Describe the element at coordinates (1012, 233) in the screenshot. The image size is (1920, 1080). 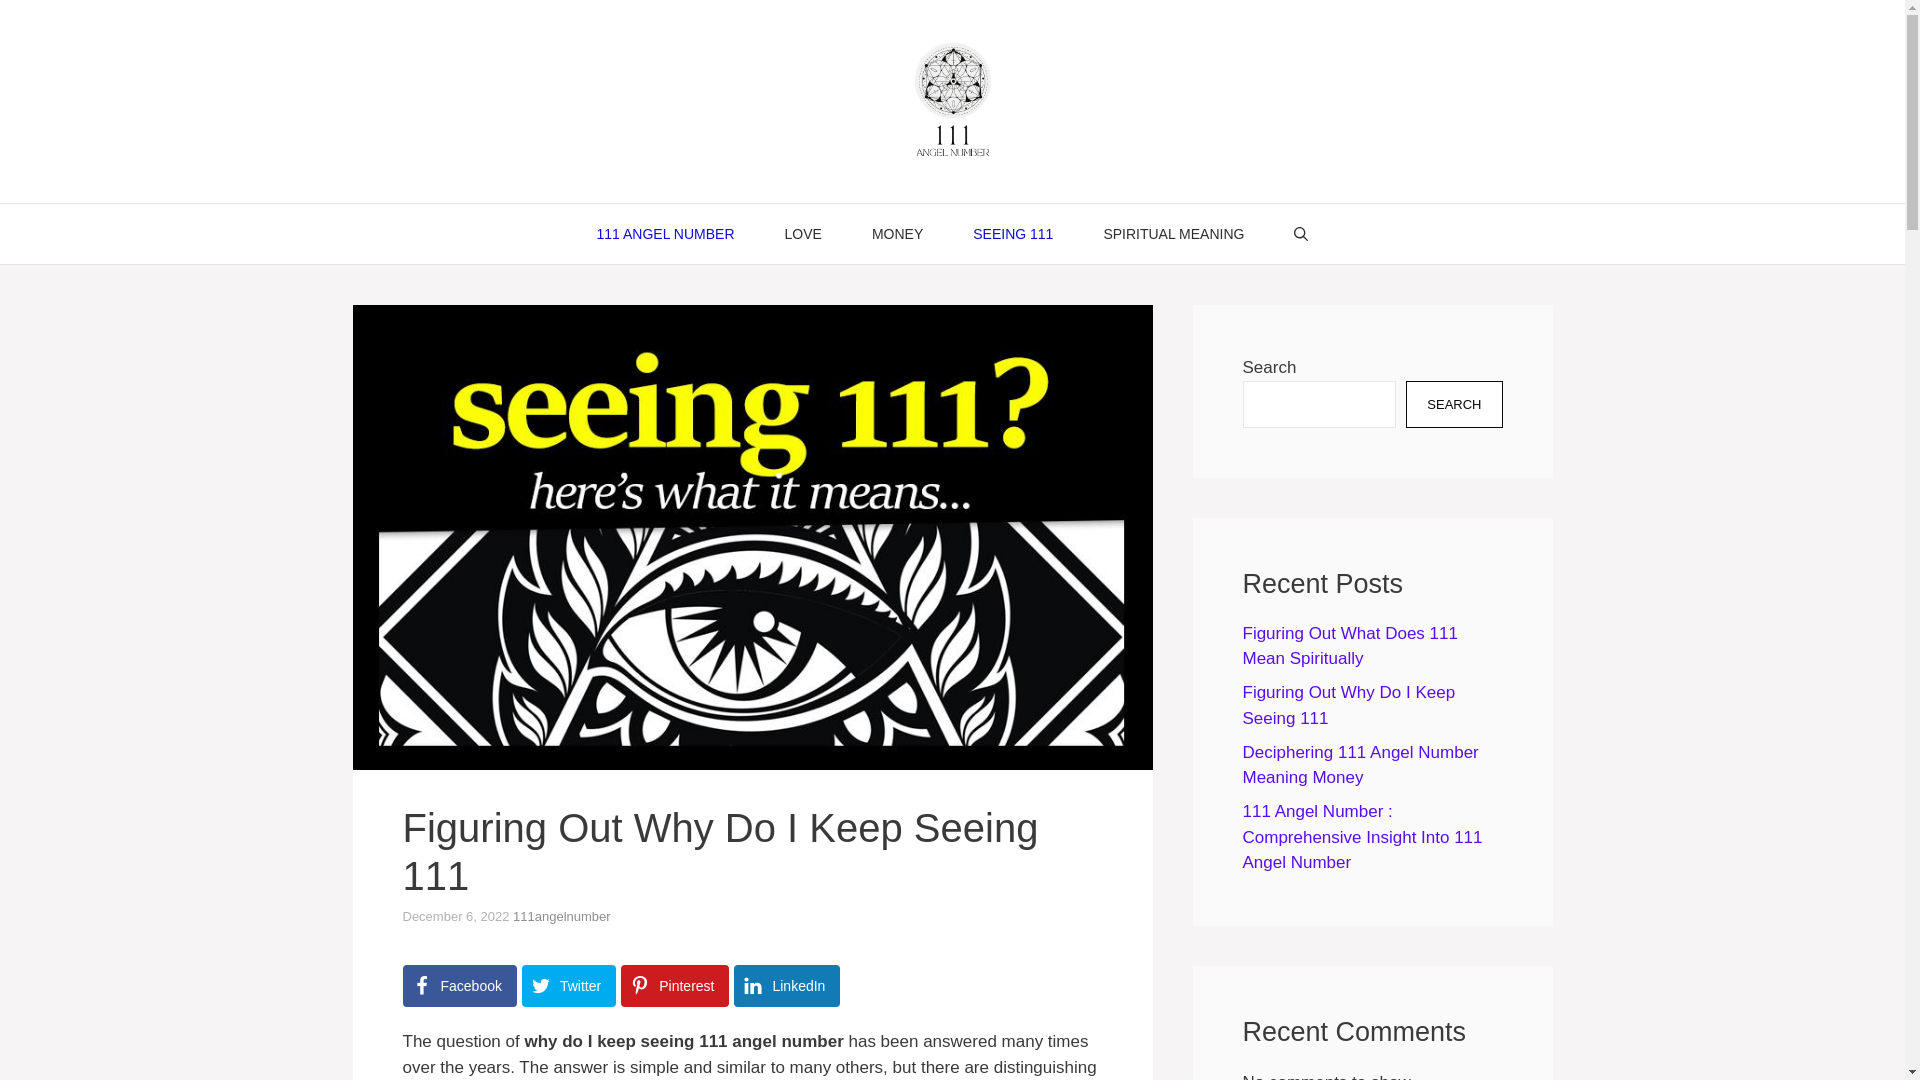
I see `'SEEING 111'` at that location.